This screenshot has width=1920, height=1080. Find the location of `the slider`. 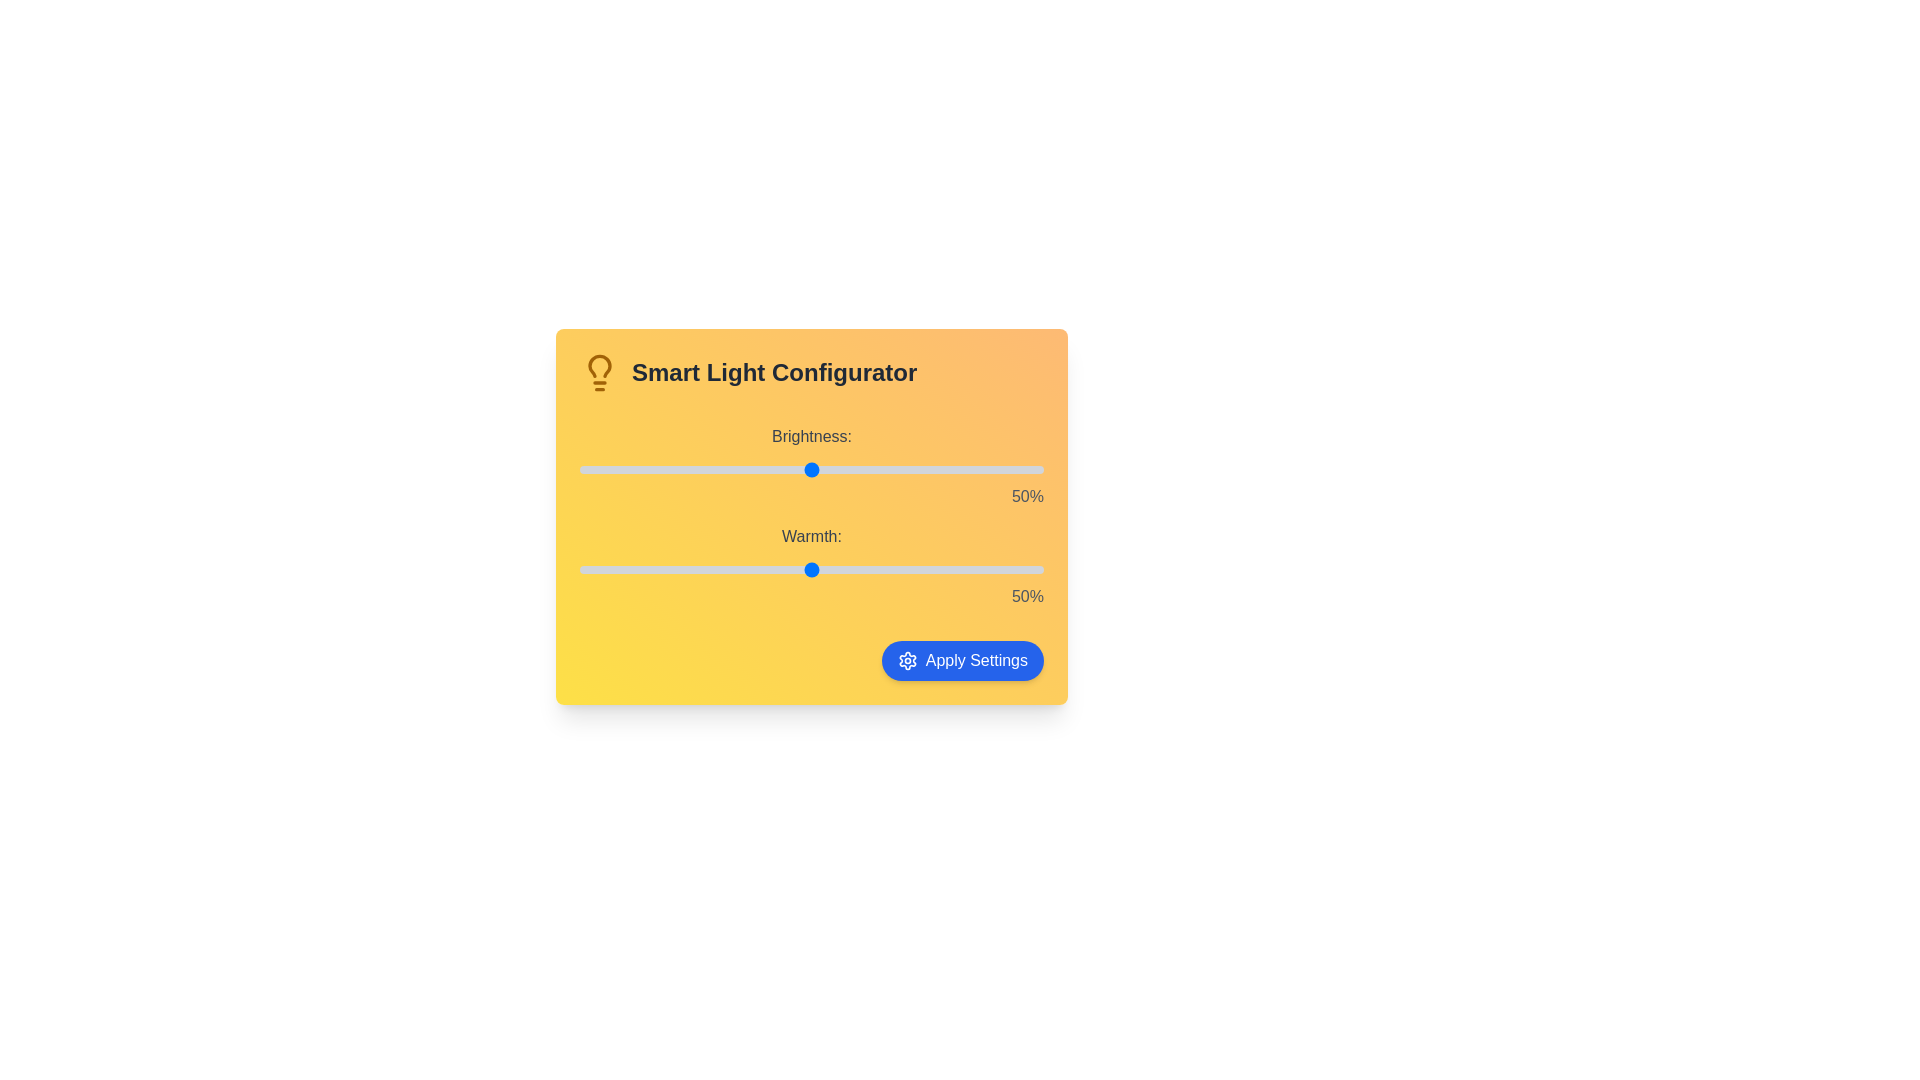

the slider is located at coordinates (922, 570).